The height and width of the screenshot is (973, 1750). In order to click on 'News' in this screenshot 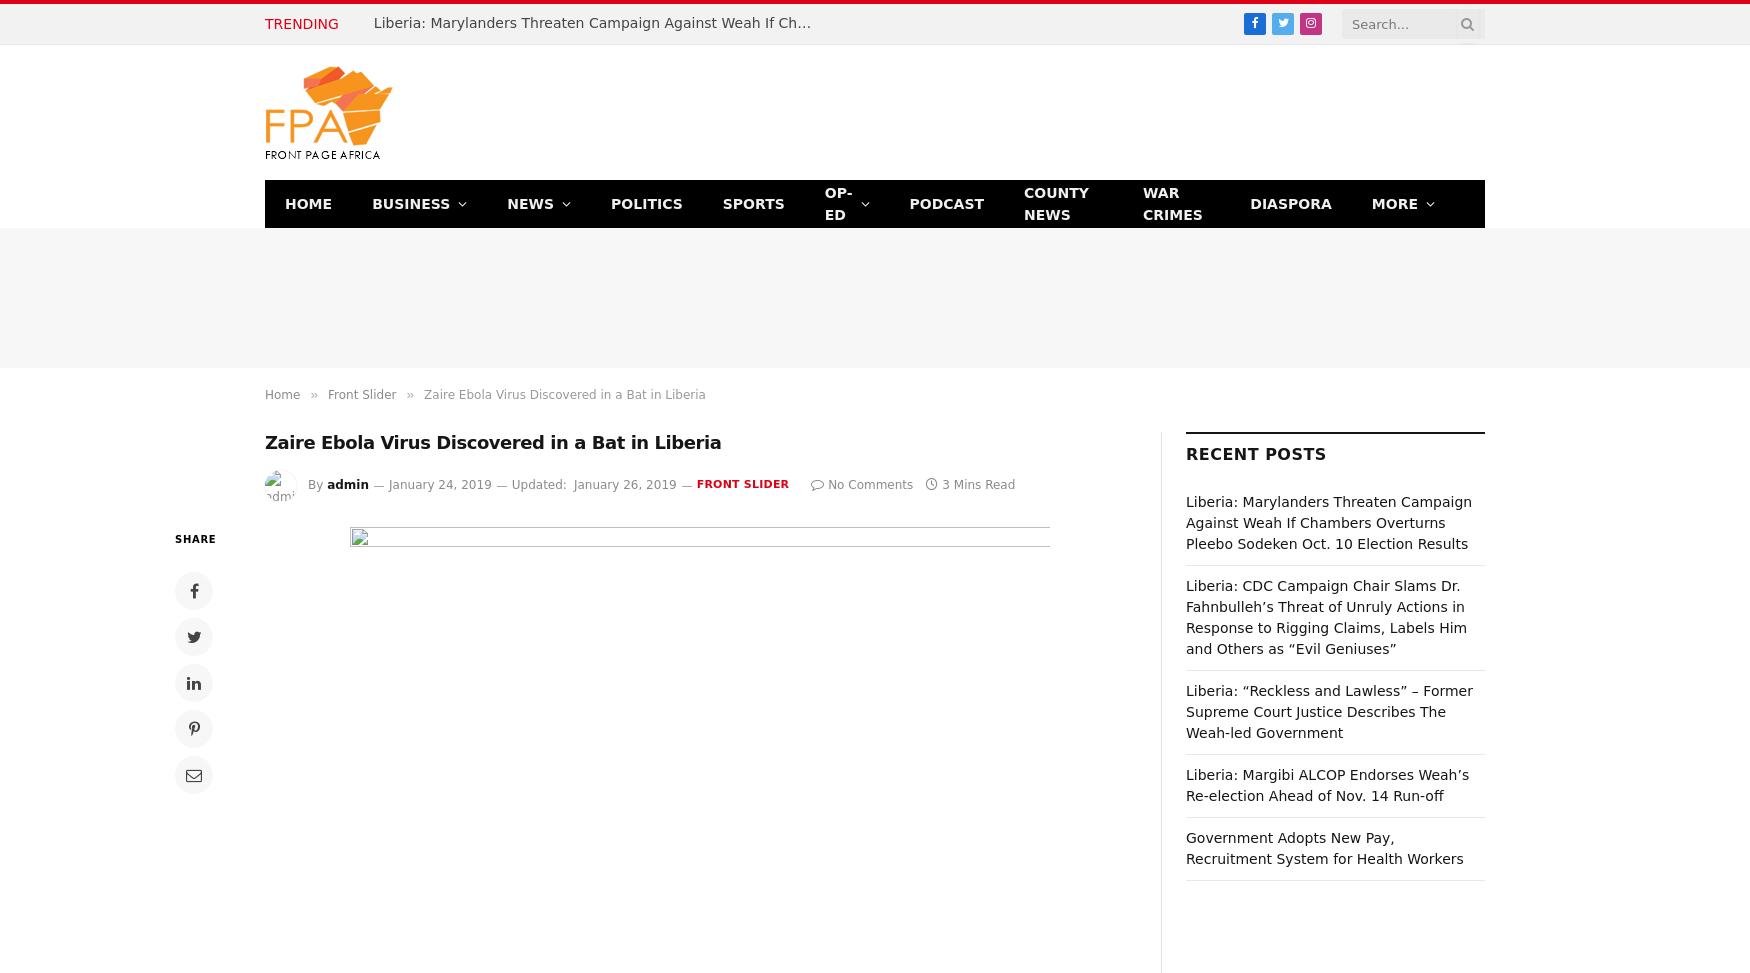, I will do `click(505, 202)`.